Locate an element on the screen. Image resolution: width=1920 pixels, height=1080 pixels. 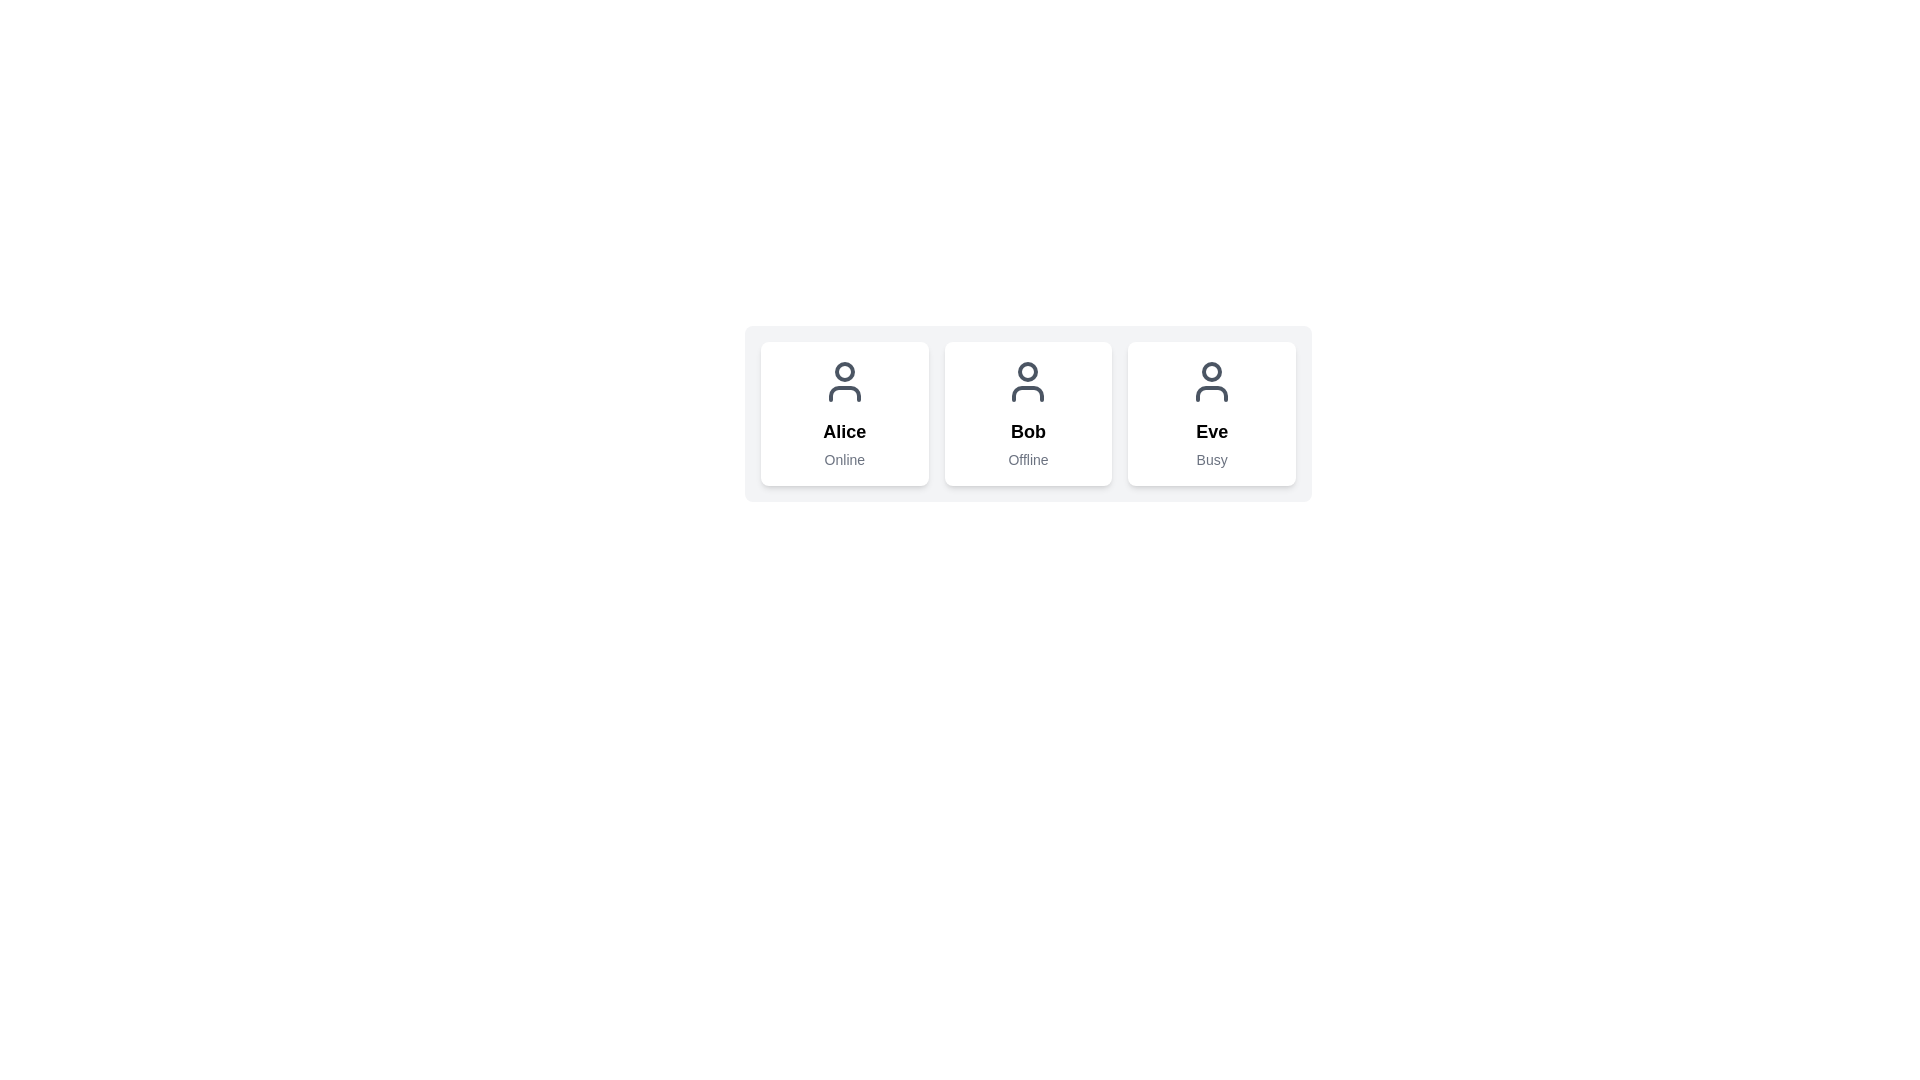
the circular graphical element representing the avatar for 'Alice' in the user card is located at coordinates (844, 371).